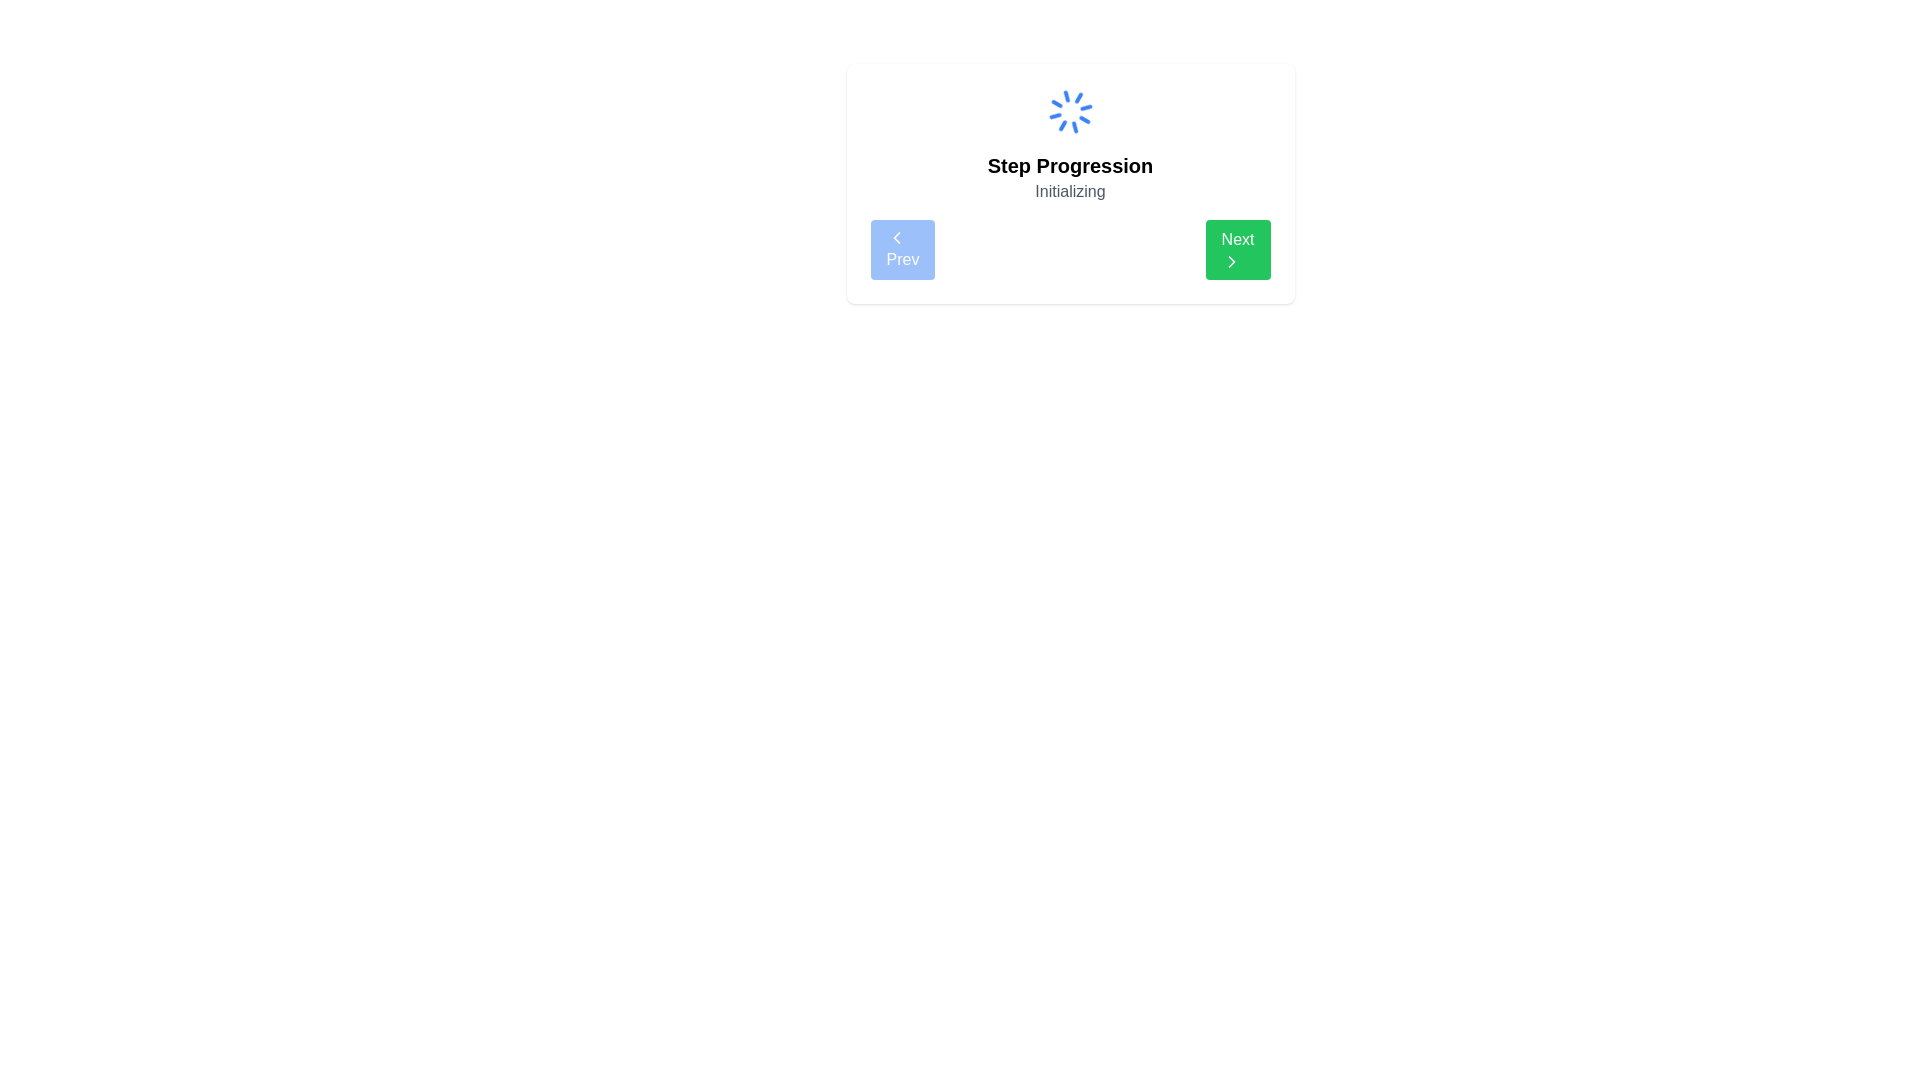 The width and height of the screenshot is (1920, 1080). I want to click on the 'Next' button located to the right of the 'Prev' button to proceed to the next step, so click(1237, 249).